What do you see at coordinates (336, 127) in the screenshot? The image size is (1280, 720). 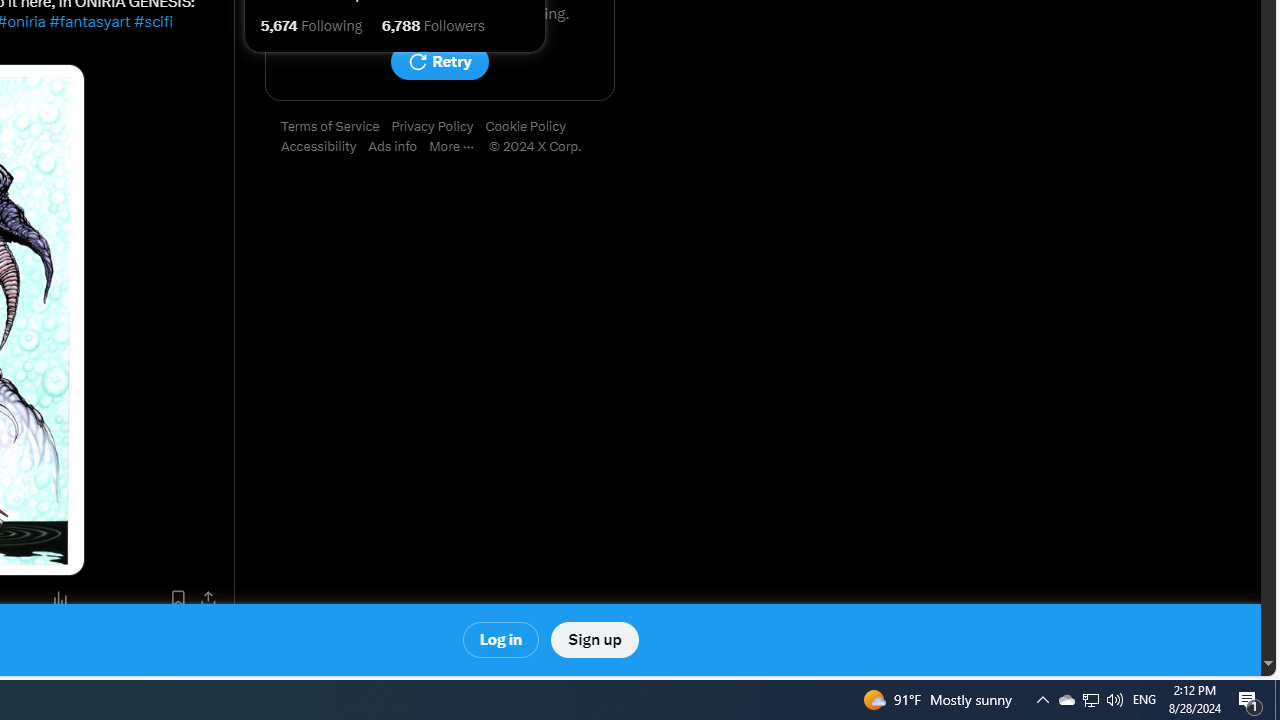 I see `'Terms of Service'` at bounding box center [336, 127].